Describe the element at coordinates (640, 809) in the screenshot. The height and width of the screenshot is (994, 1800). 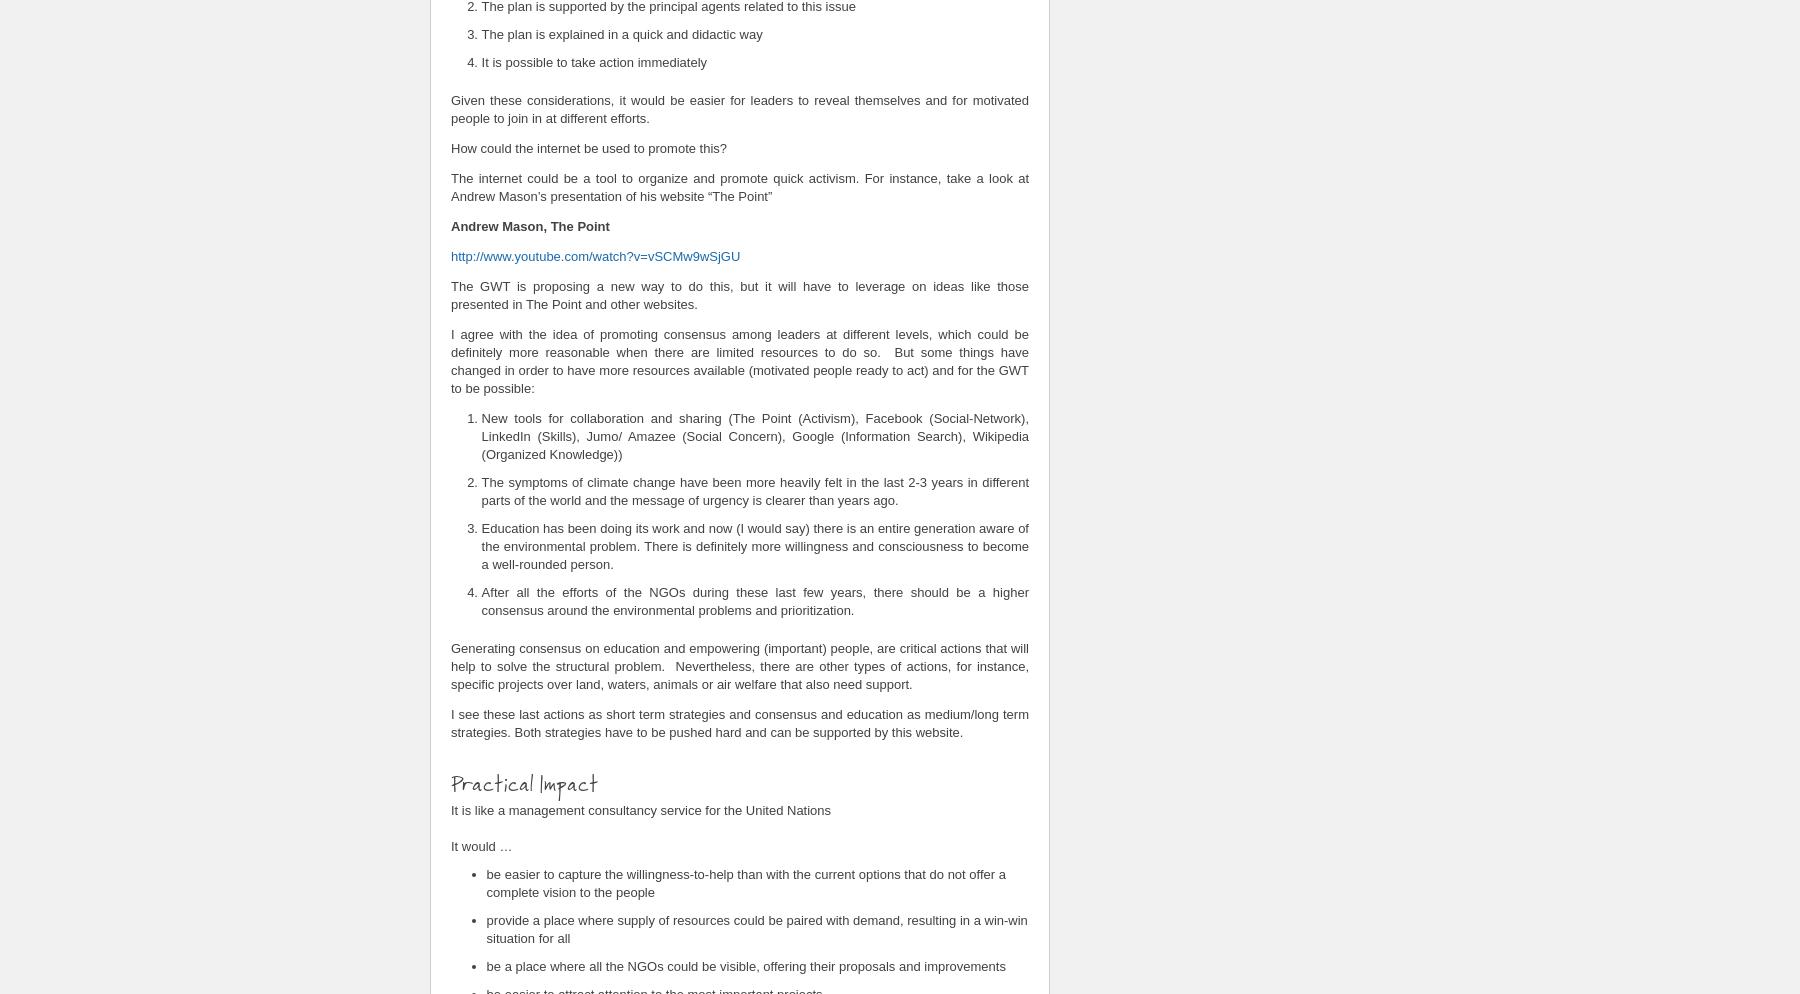
I see `'It is like a management consultancy service for the United Nations'` at that location.